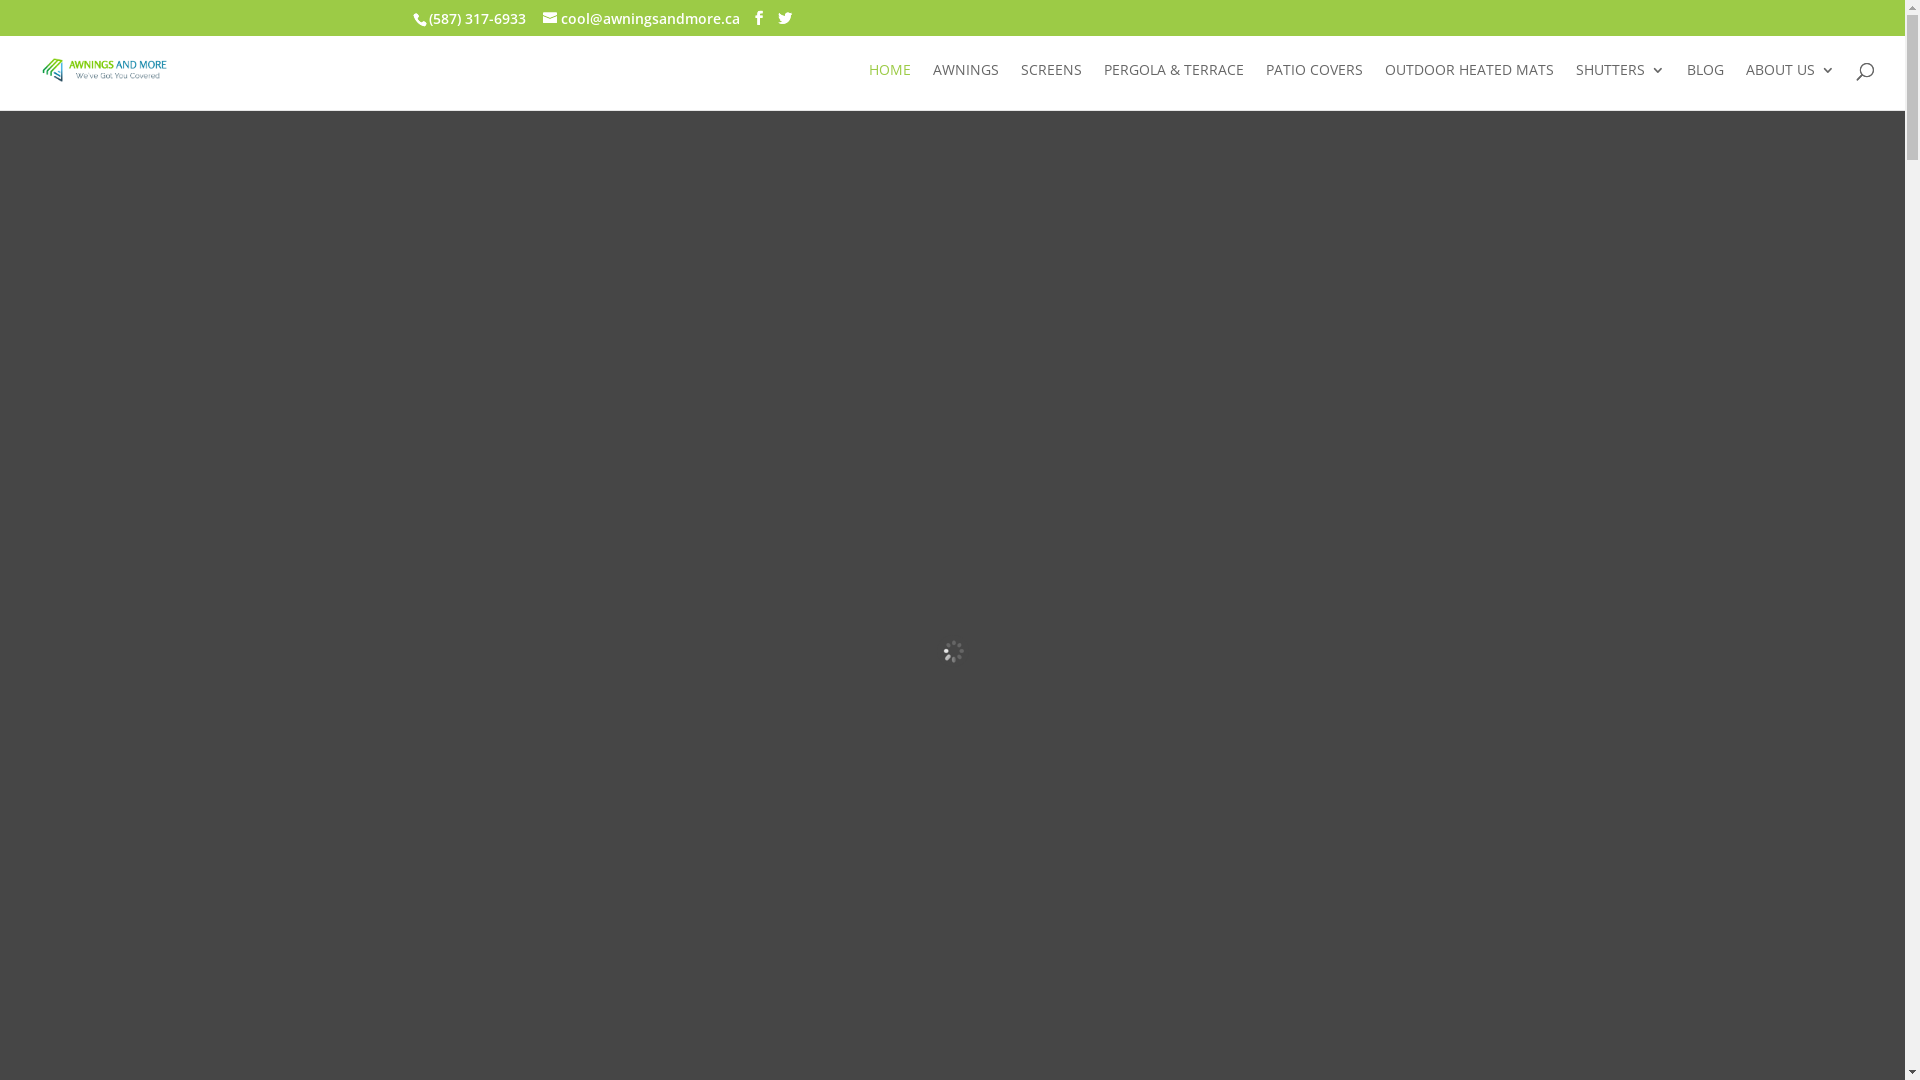 This screenshot has height=1080, width=1920. What do you see at coordinates (1384, 85) in the screenshot?
I see `'OUTDOOR HEATED MATS'` at bounding box center [1384, 85].